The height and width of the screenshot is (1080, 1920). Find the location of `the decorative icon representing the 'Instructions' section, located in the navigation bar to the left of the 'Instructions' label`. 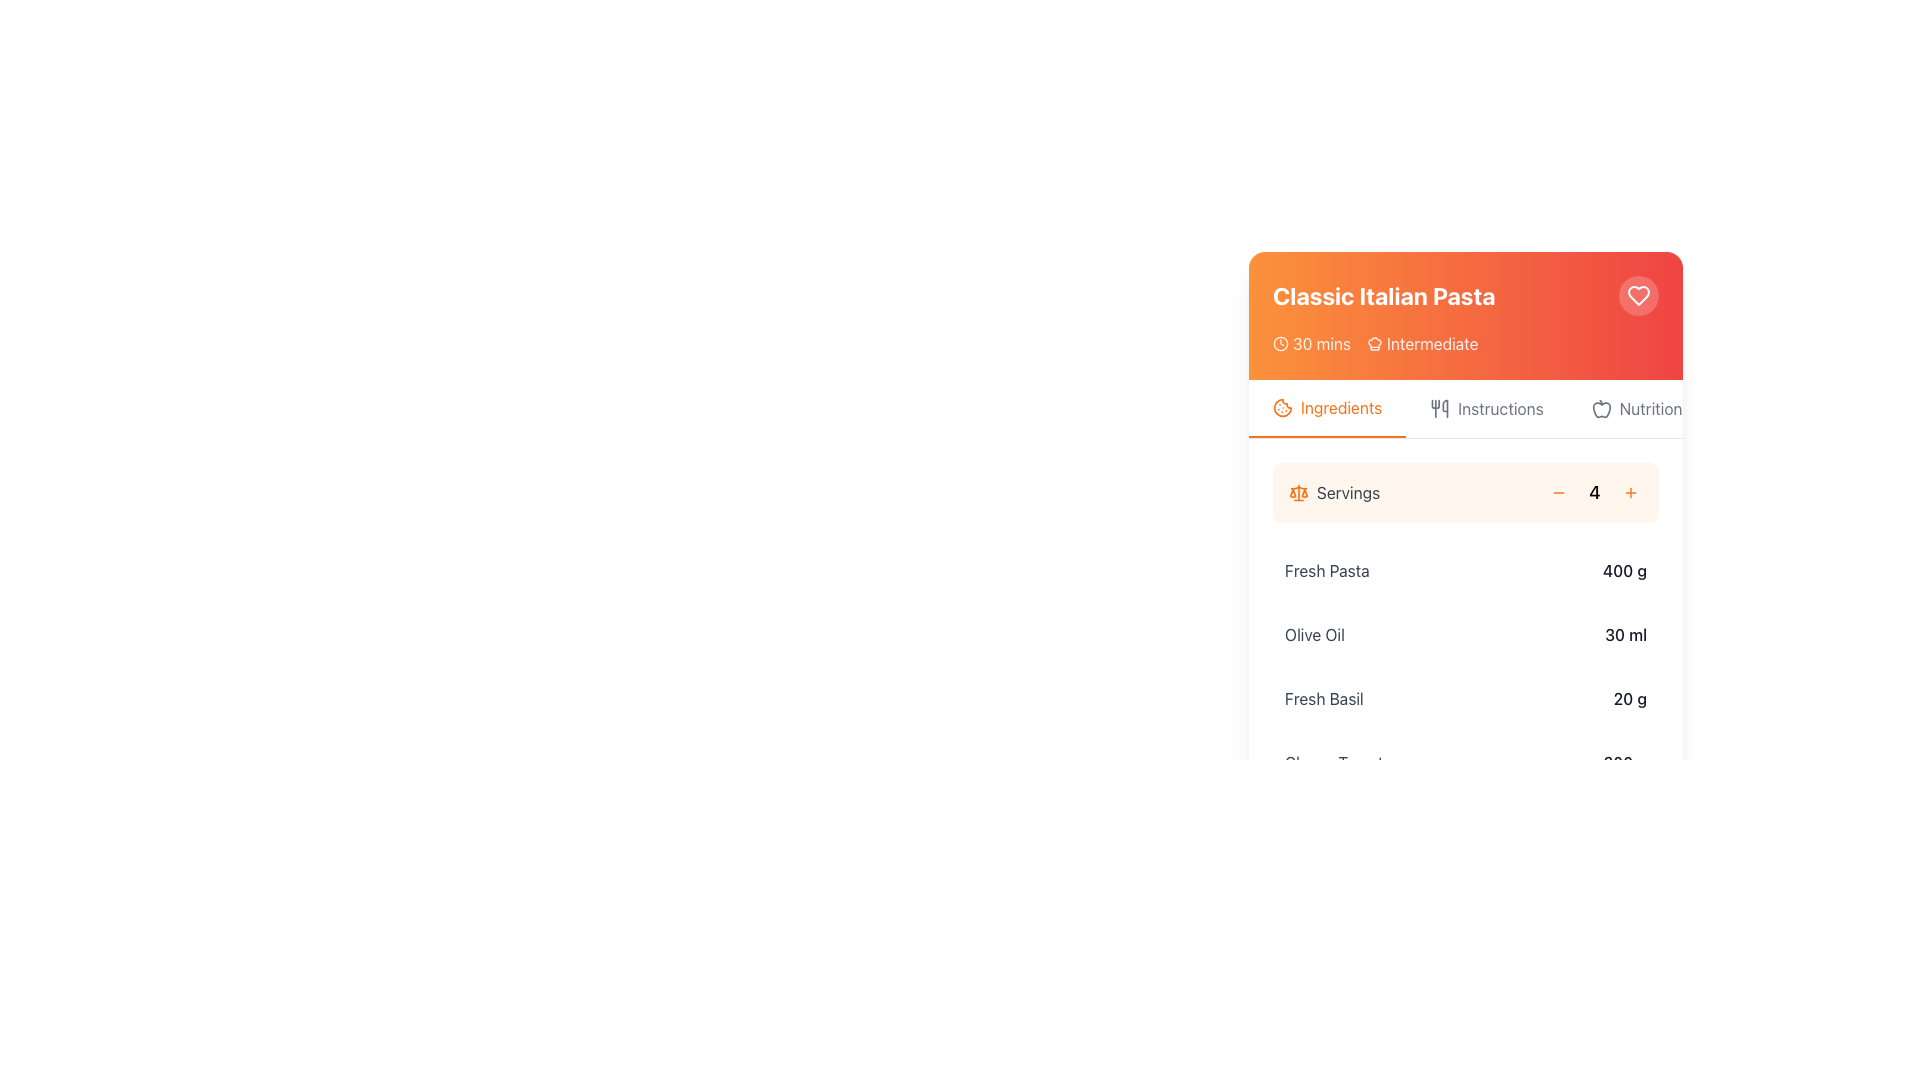

the decorative icon representing the 'Instructions' section, located in the navigation bar to the left of the 'Instructions' label is located at coordinates (1440, 407).